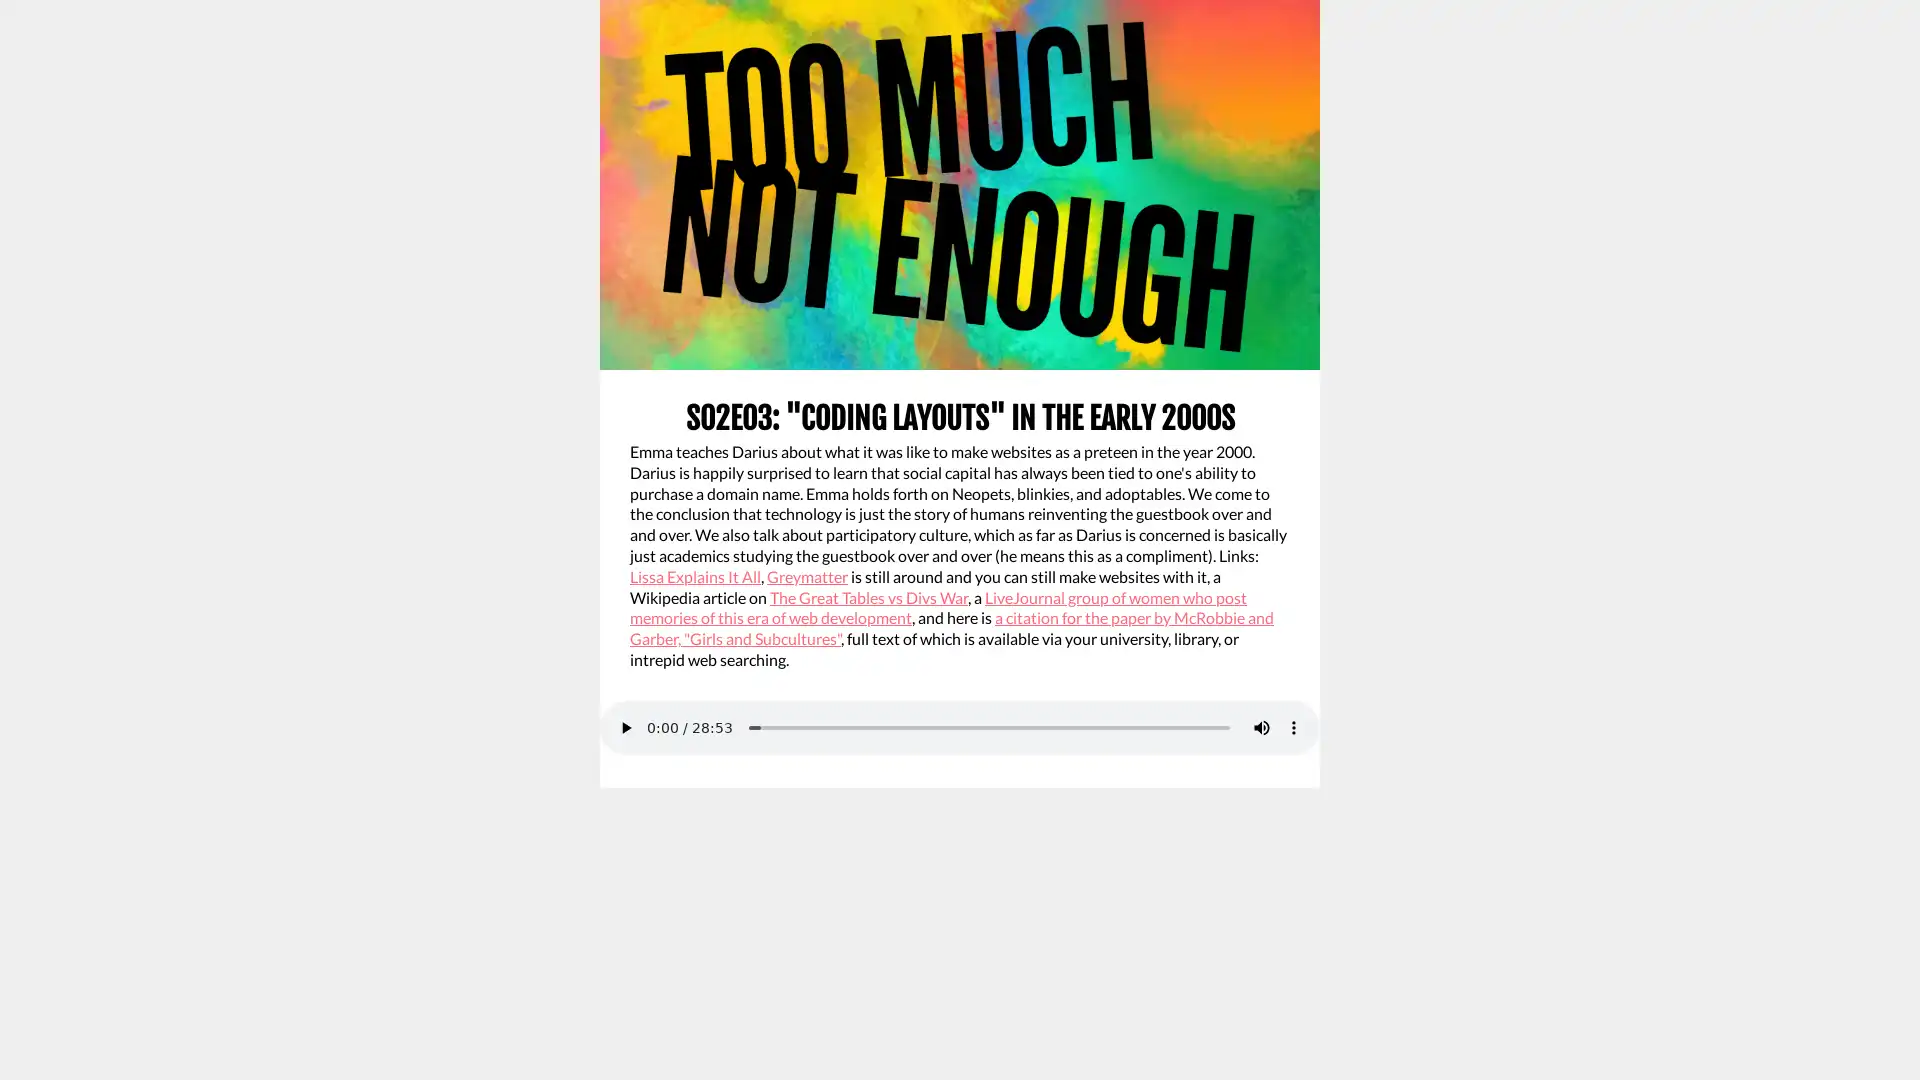 The width and height of the screenshot is (1920, 1080). What do you see at coordinates (1261, 726) in the screenshot?
I see `mute` at bounding box center [1261, 726].